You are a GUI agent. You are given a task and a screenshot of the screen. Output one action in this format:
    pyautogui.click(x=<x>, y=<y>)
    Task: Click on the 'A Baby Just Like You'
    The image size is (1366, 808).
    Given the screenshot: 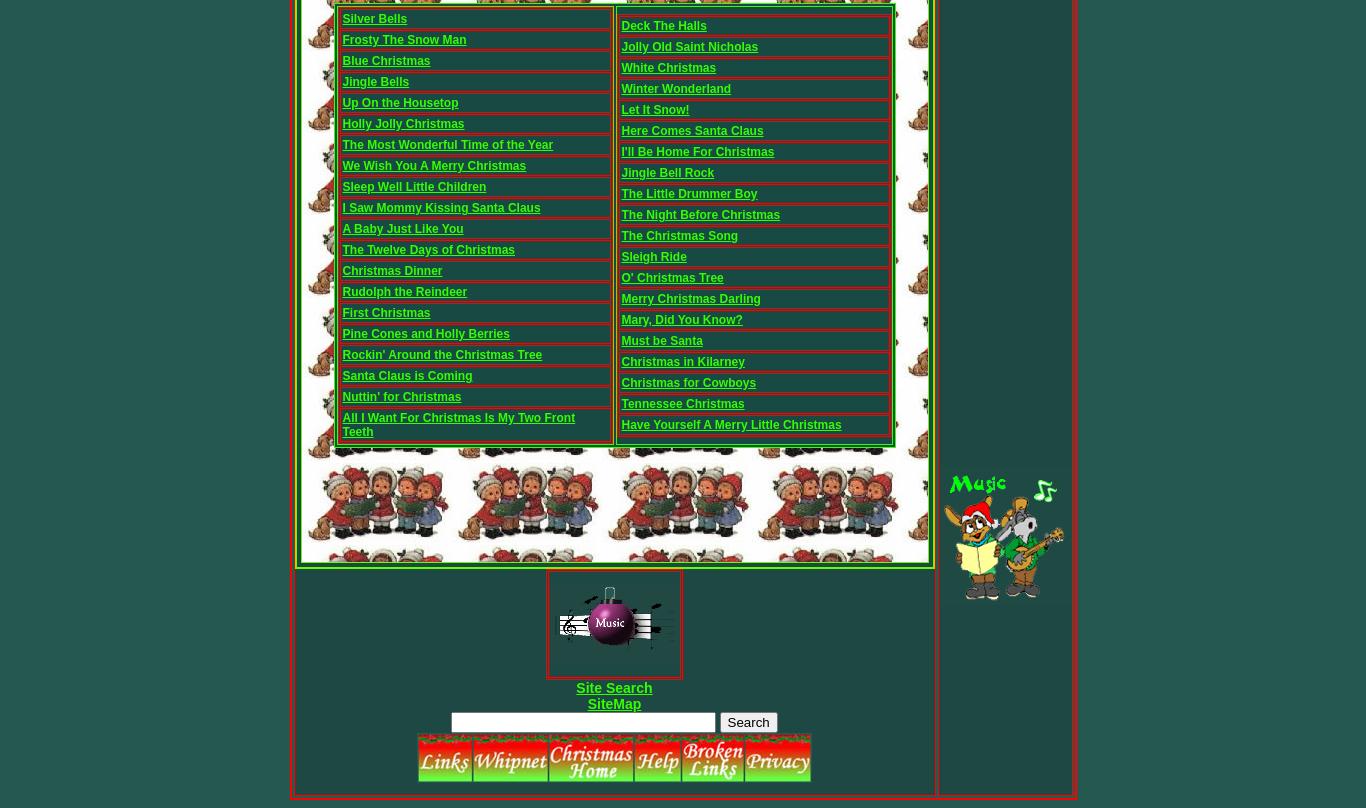 What is the action you would take?
    pyautogui.click(x=401, y=228)
    